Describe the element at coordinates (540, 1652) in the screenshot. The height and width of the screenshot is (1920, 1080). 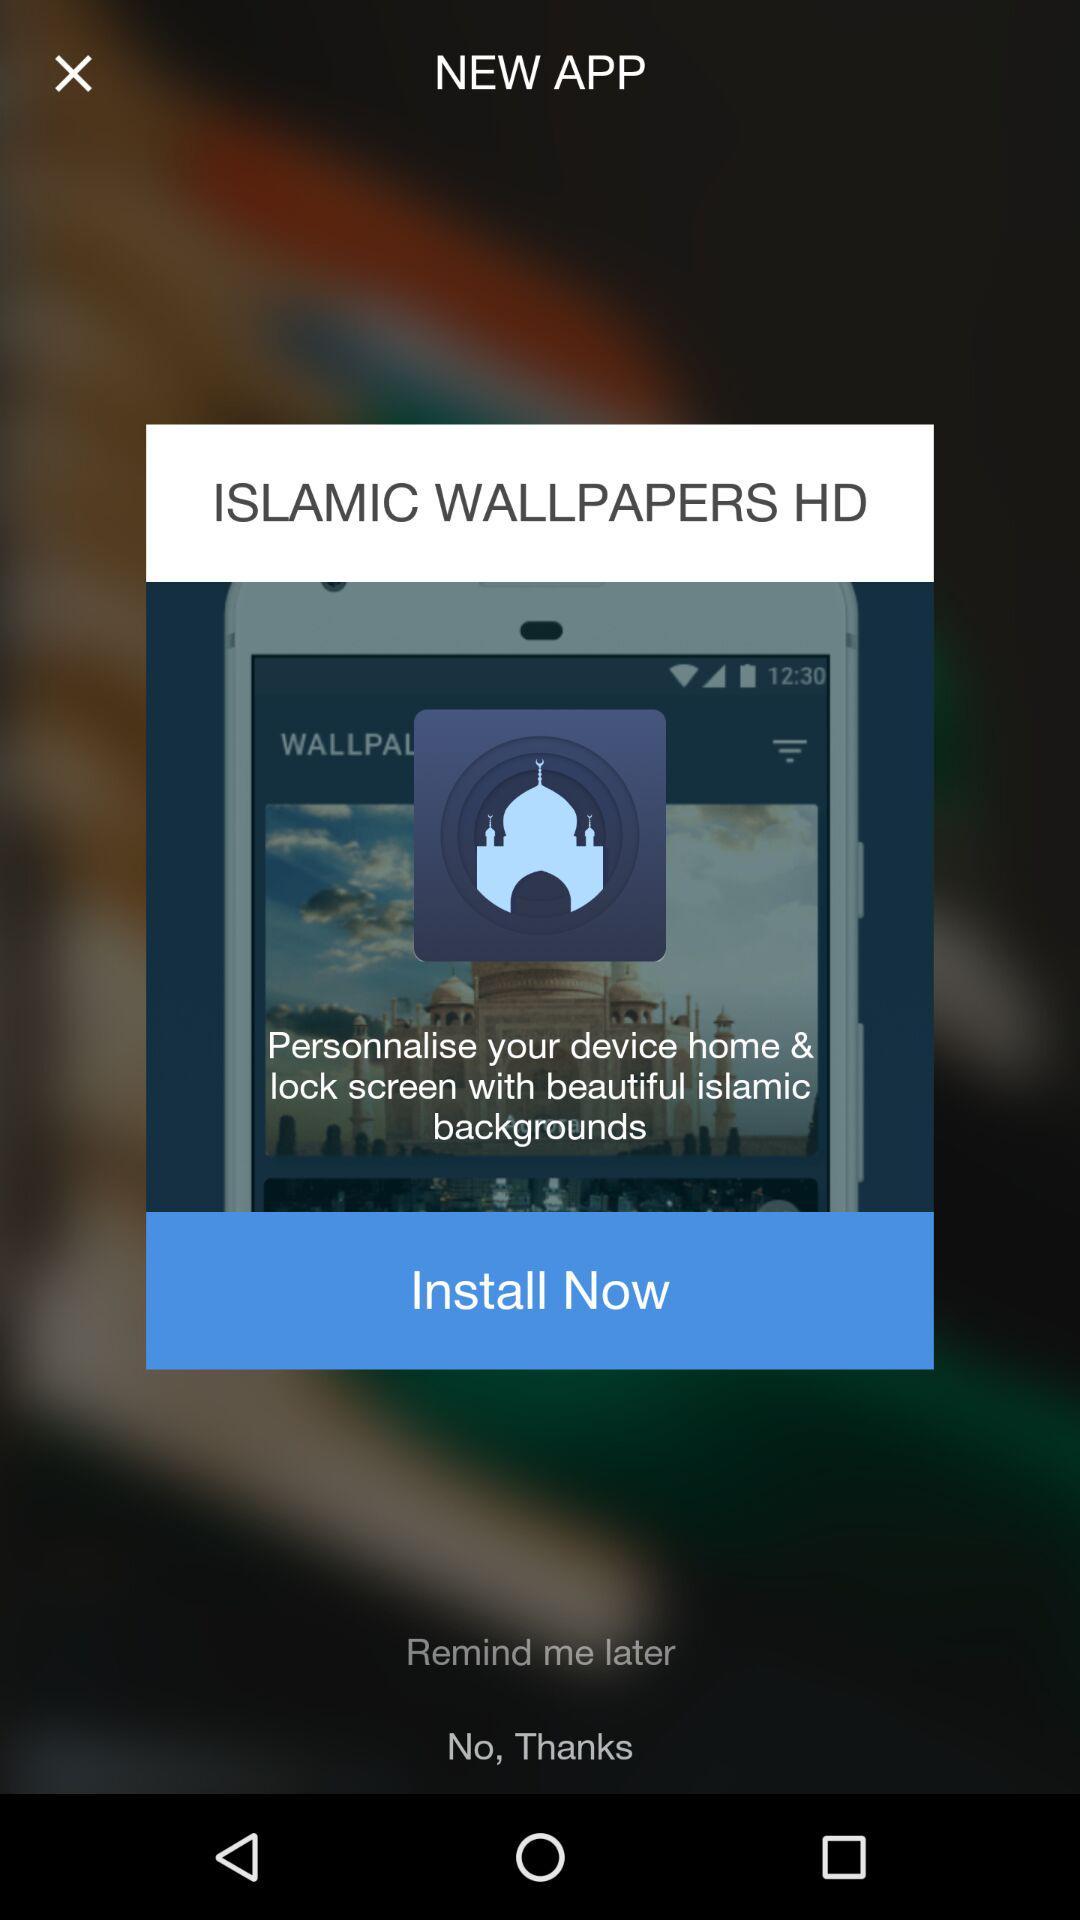
I see `remind me later` at that location.